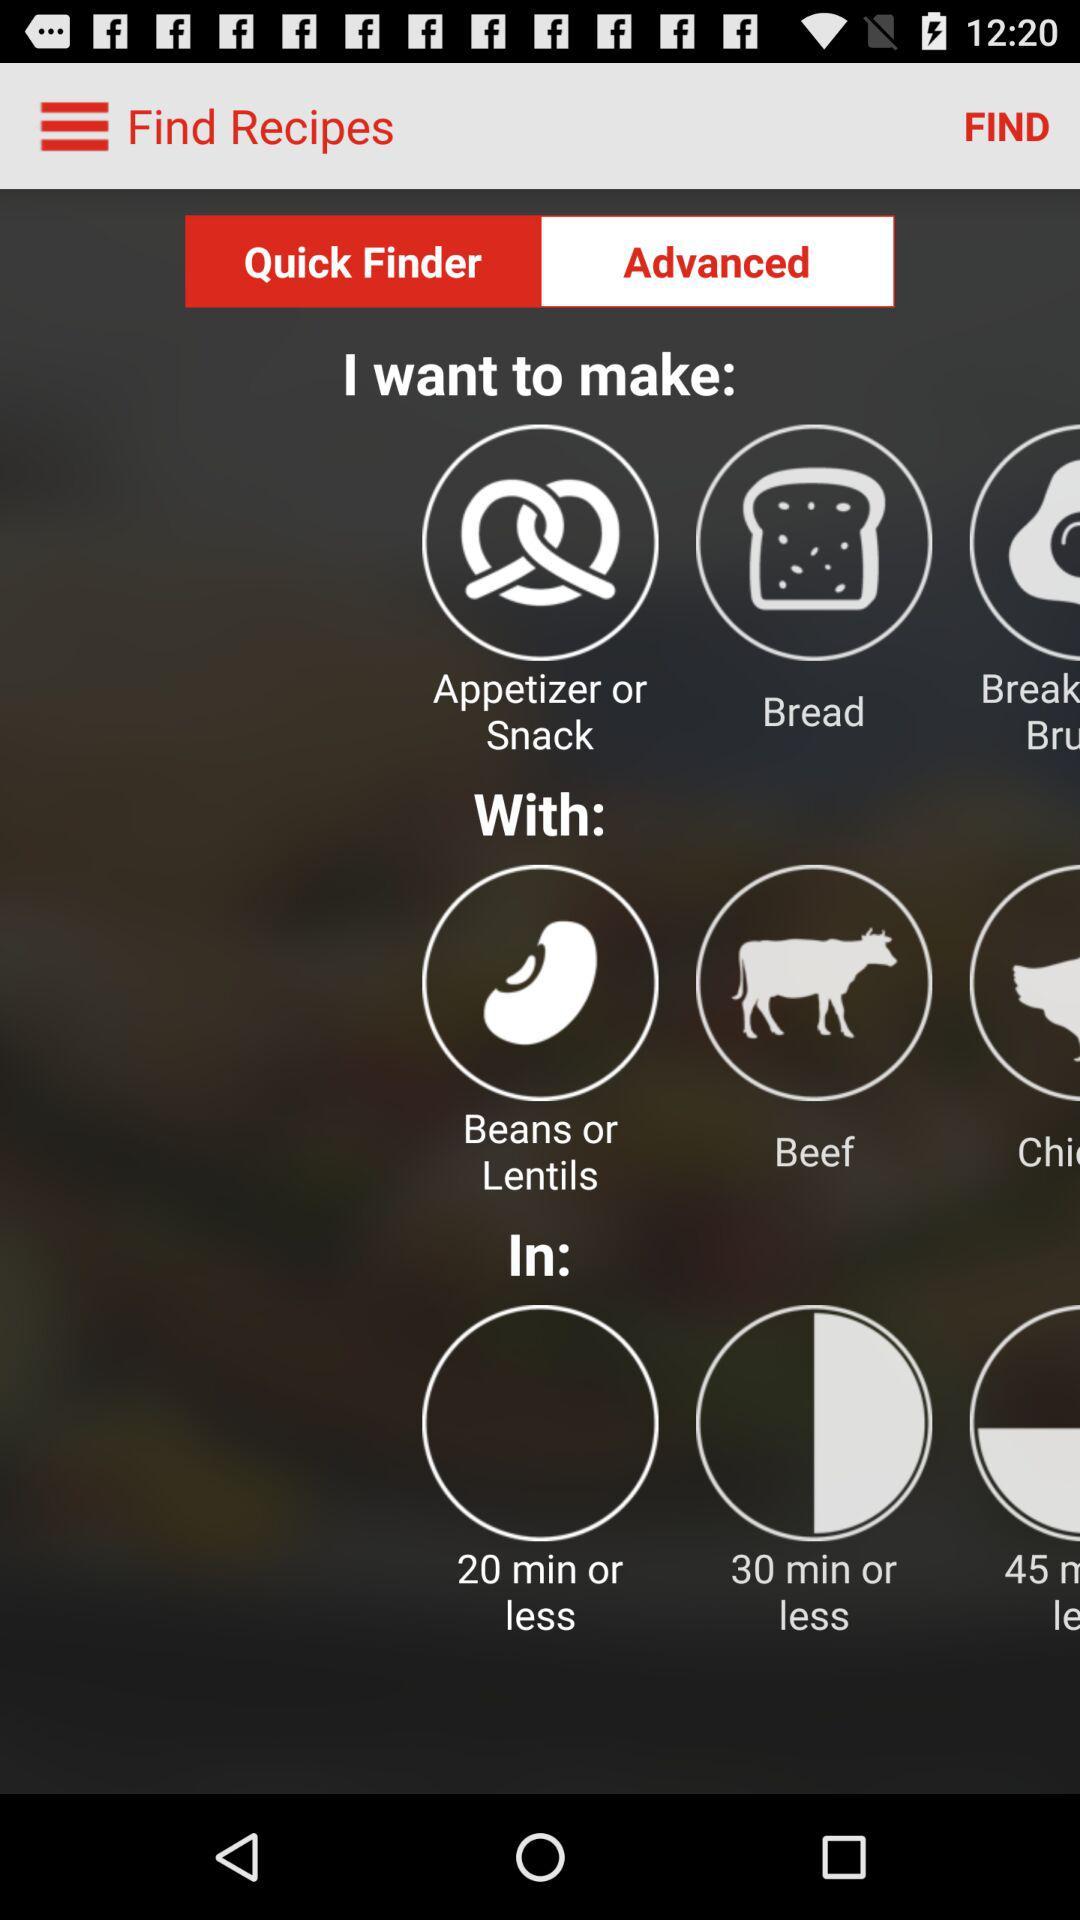 The height and width of the screenshot is (1920, 1080). What do you see at coordinates (362, 260) in the screenshot?
I see `the button to the left of advanced icon` at bounding box center [362, 260].